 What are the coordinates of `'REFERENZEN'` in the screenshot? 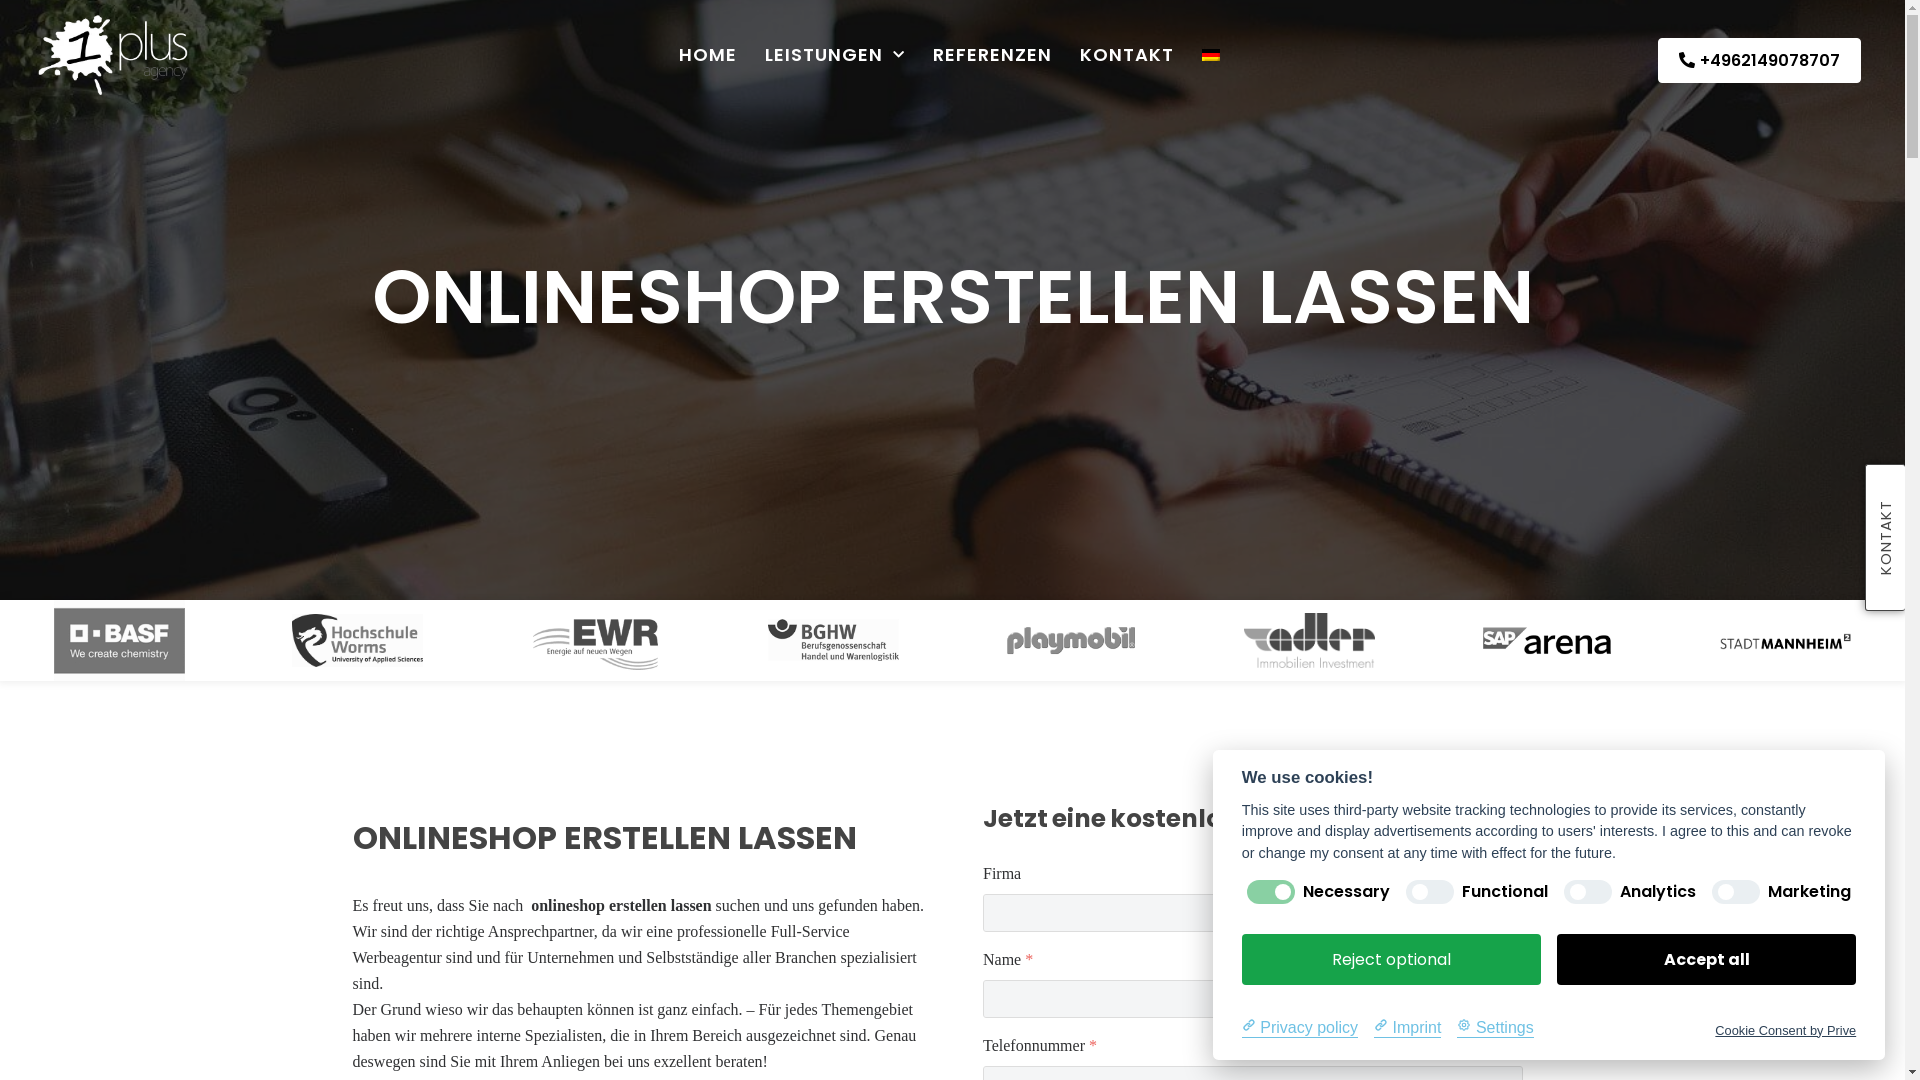 It's located at (931, 53).